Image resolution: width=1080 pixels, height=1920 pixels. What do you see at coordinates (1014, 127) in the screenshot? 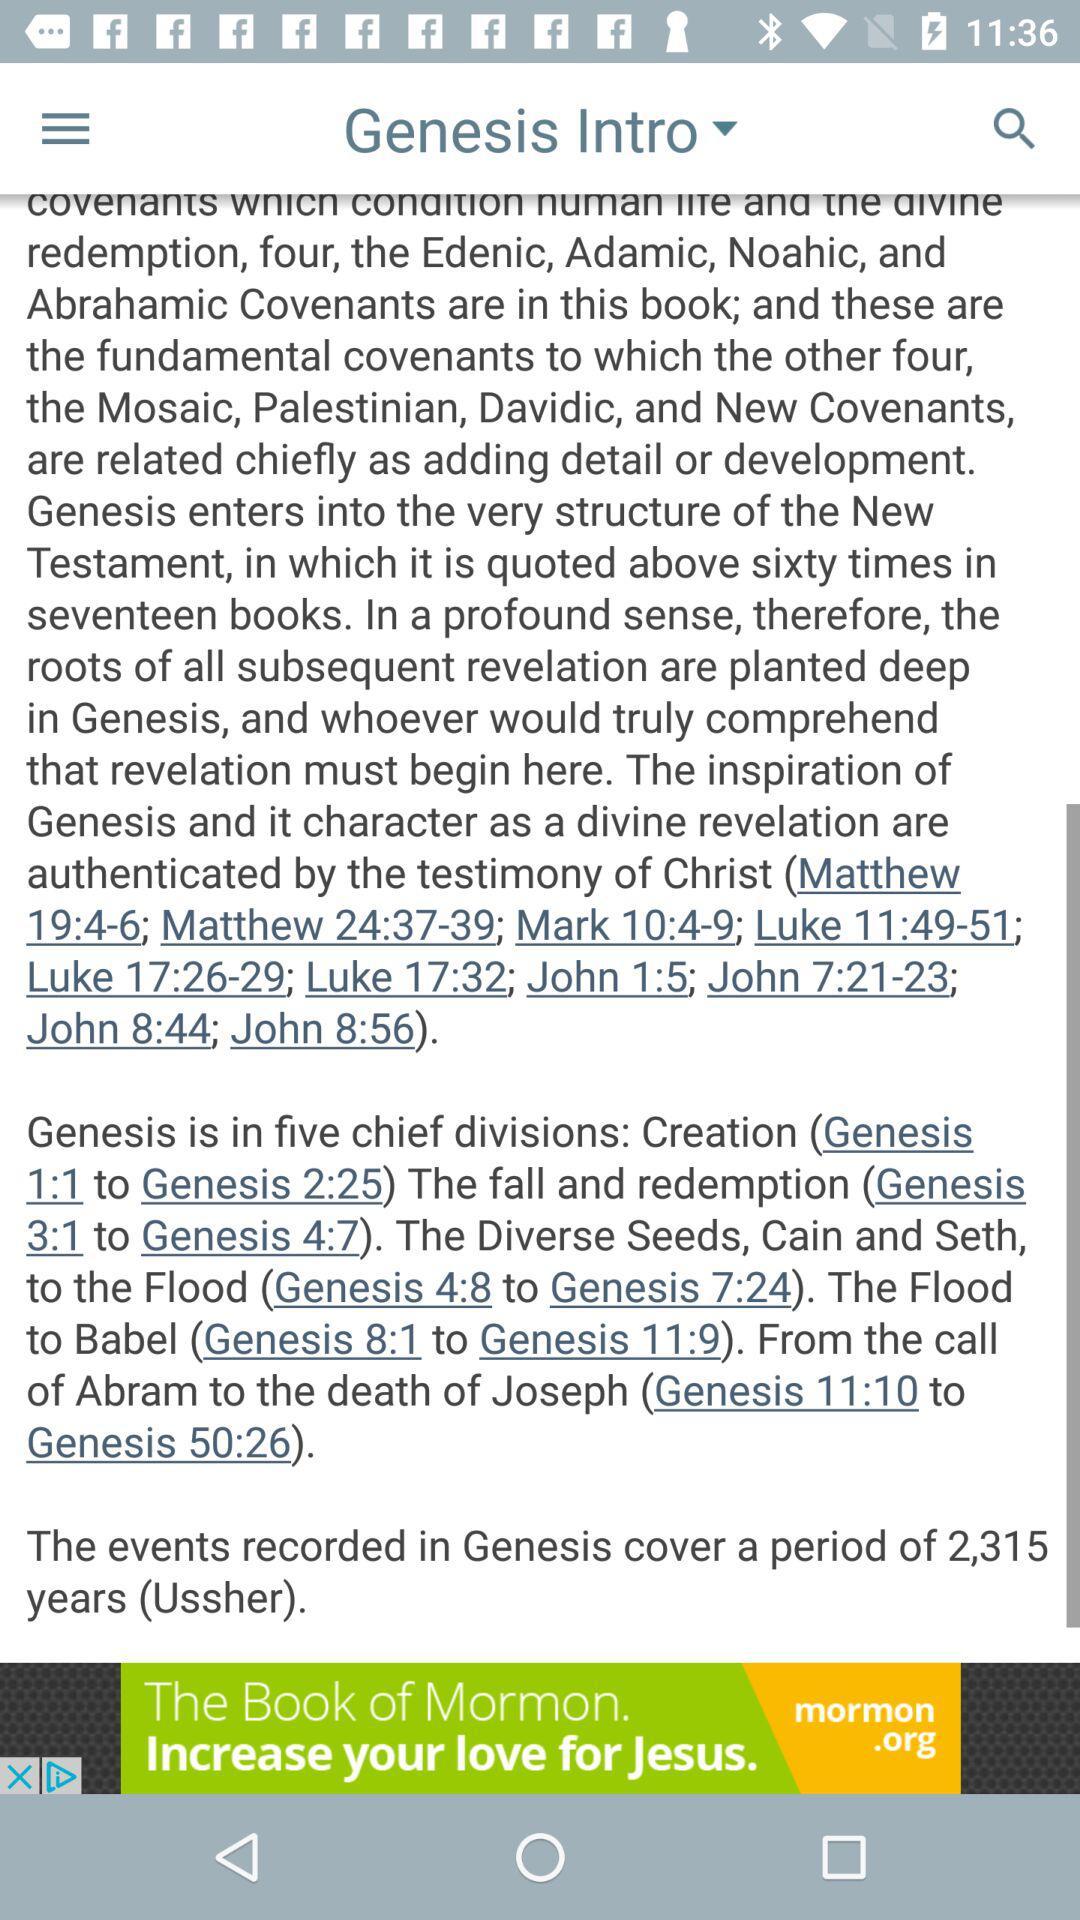
I see `the search icon` at bounding box center [1014, 127].